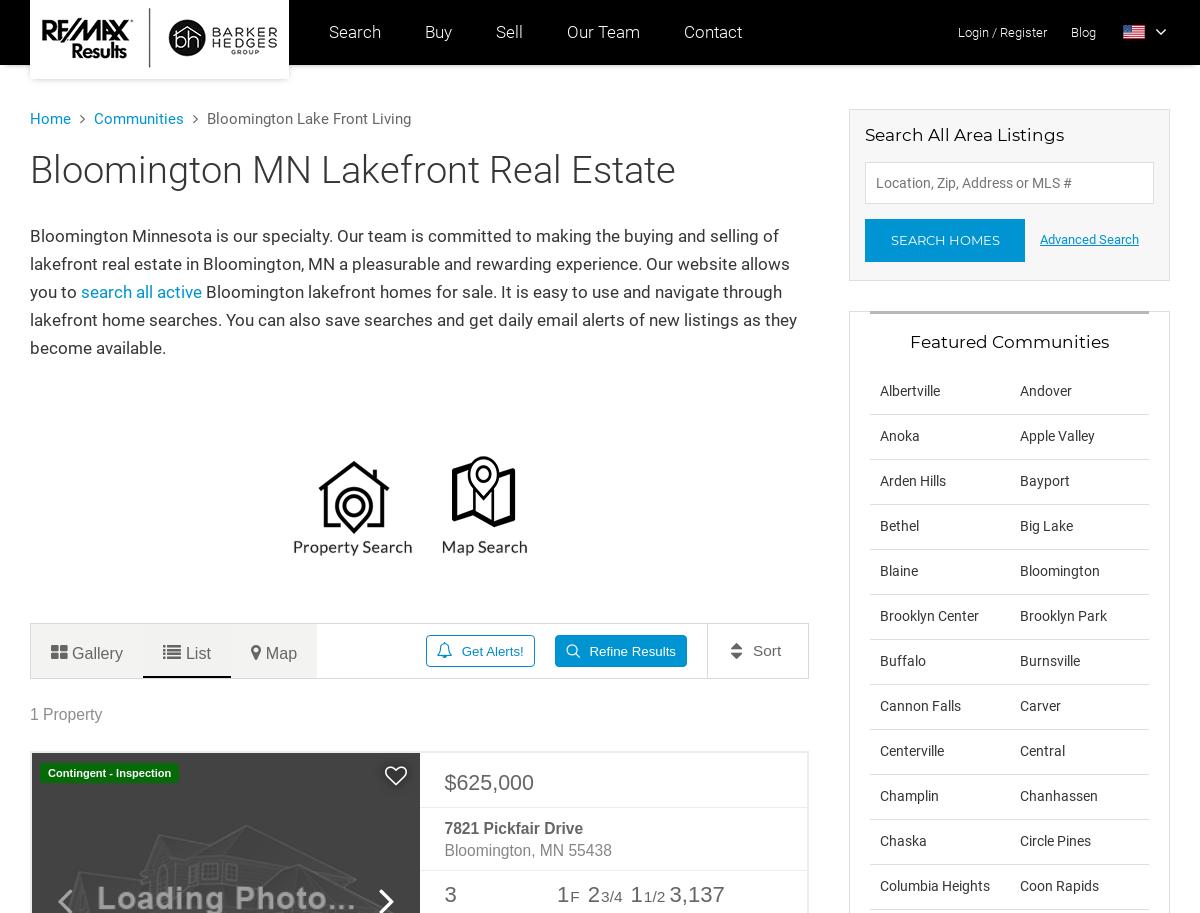  What do you see at coordinates (66, 712) in the screenshot?
I see `'1 Property'` at bounding box center [66, 712].